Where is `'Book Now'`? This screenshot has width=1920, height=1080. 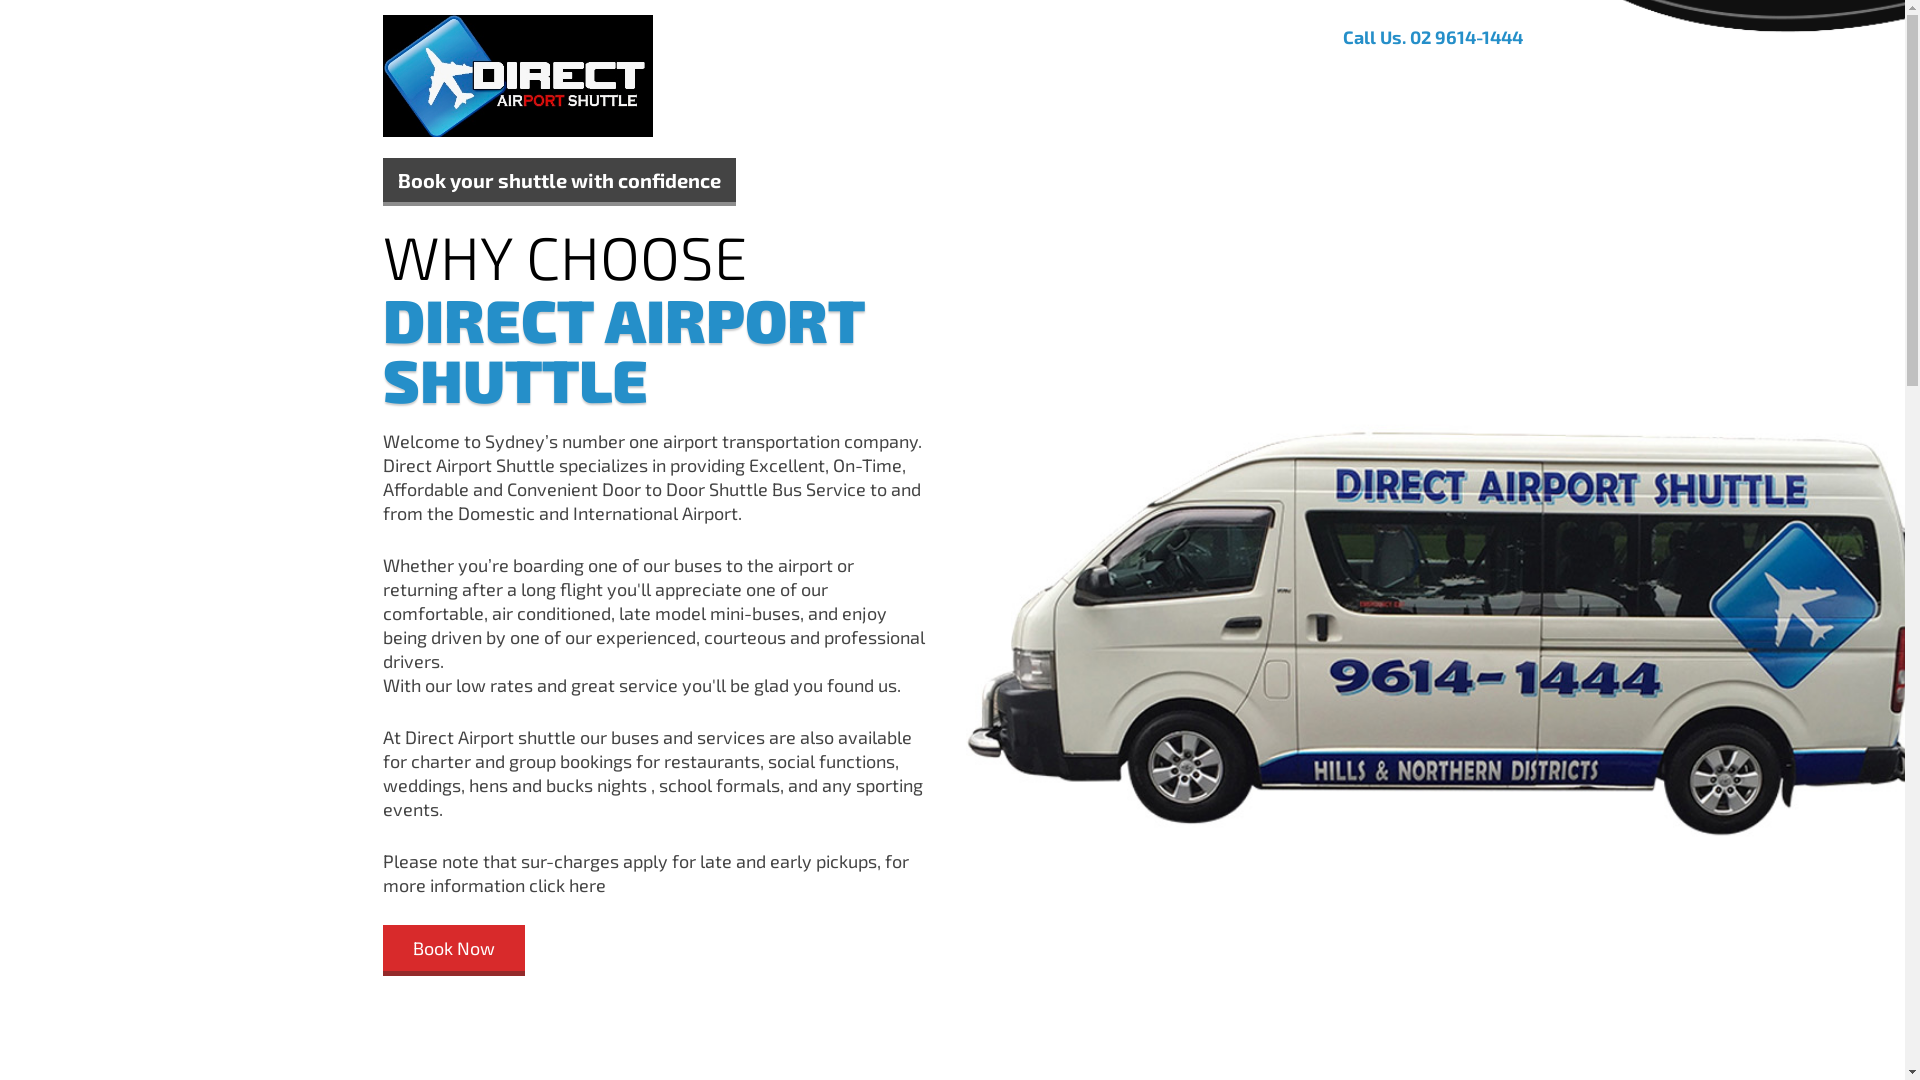 'Book Now' is located at coordinates (451, 949).